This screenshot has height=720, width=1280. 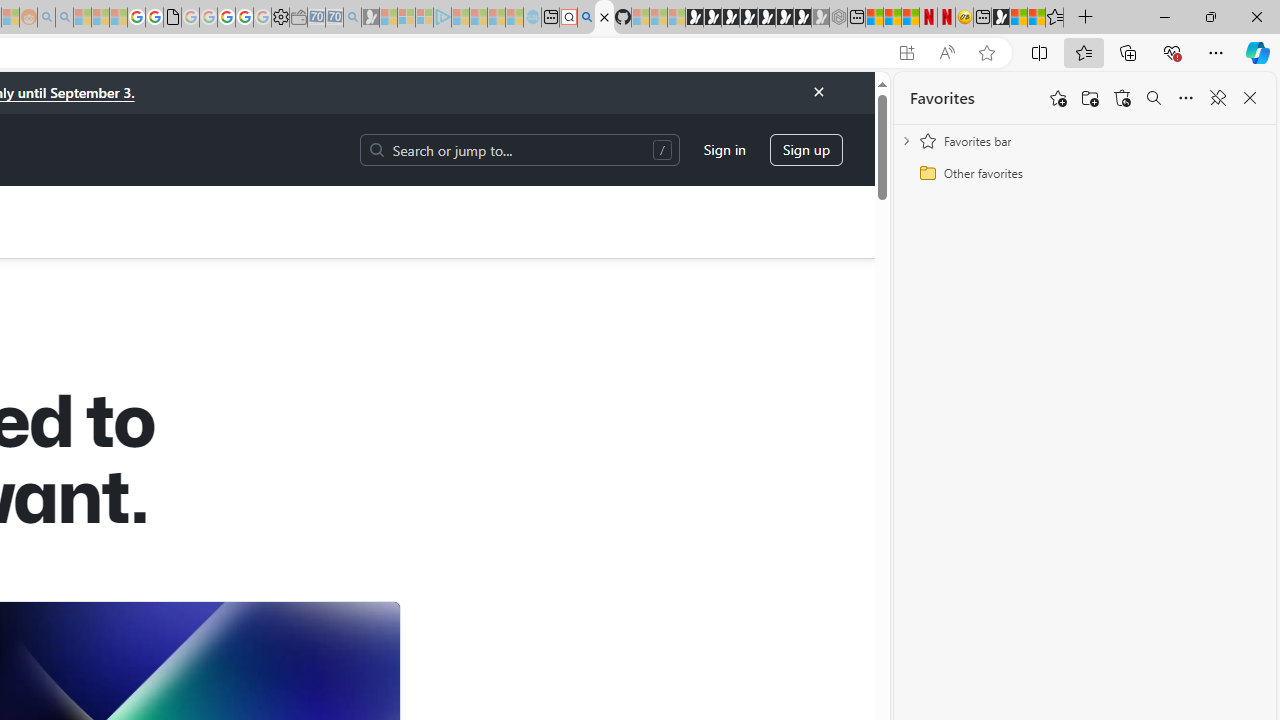 What do you see at coordinates (1088, 98) in the screenshot?
I see `'Add folder'` at bounding box center [1088, 98].